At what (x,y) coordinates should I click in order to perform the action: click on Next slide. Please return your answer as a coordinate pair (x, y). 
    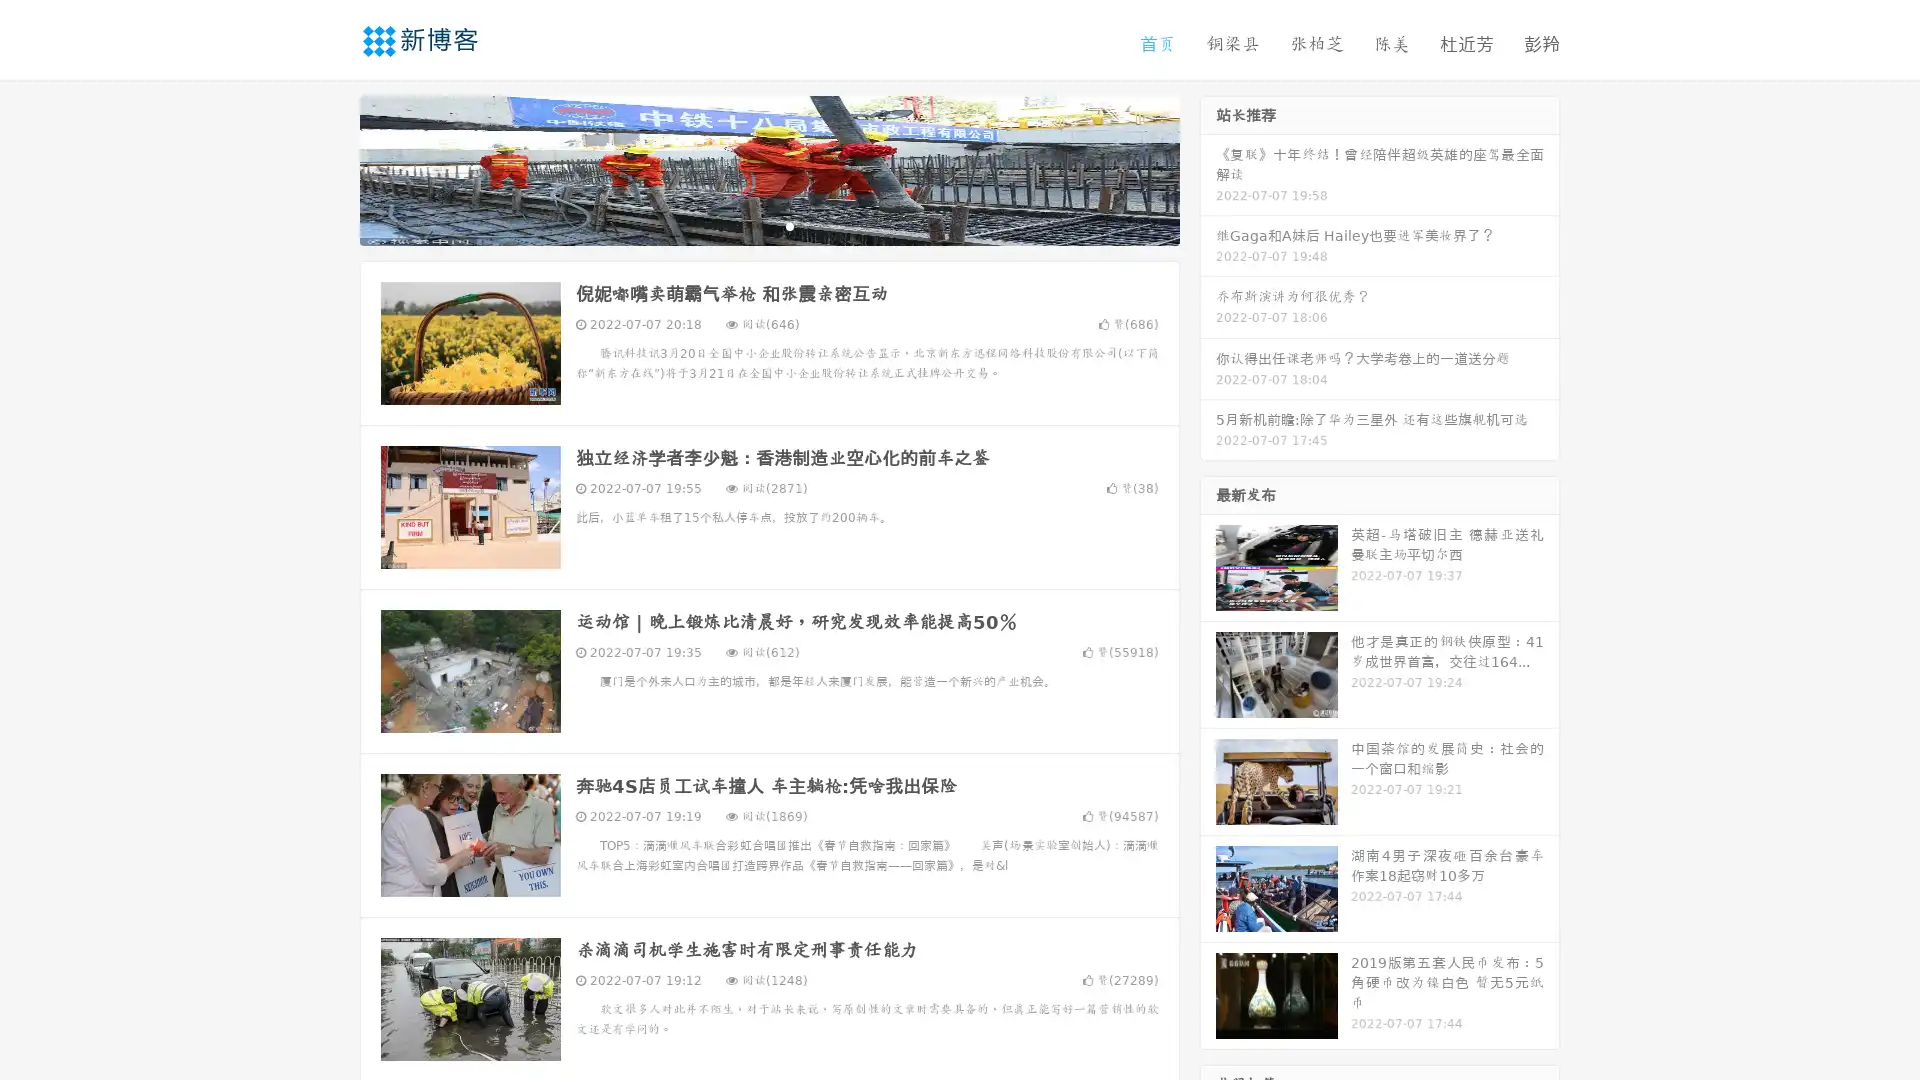
    Looking at the image, I should click on (1208, 168).